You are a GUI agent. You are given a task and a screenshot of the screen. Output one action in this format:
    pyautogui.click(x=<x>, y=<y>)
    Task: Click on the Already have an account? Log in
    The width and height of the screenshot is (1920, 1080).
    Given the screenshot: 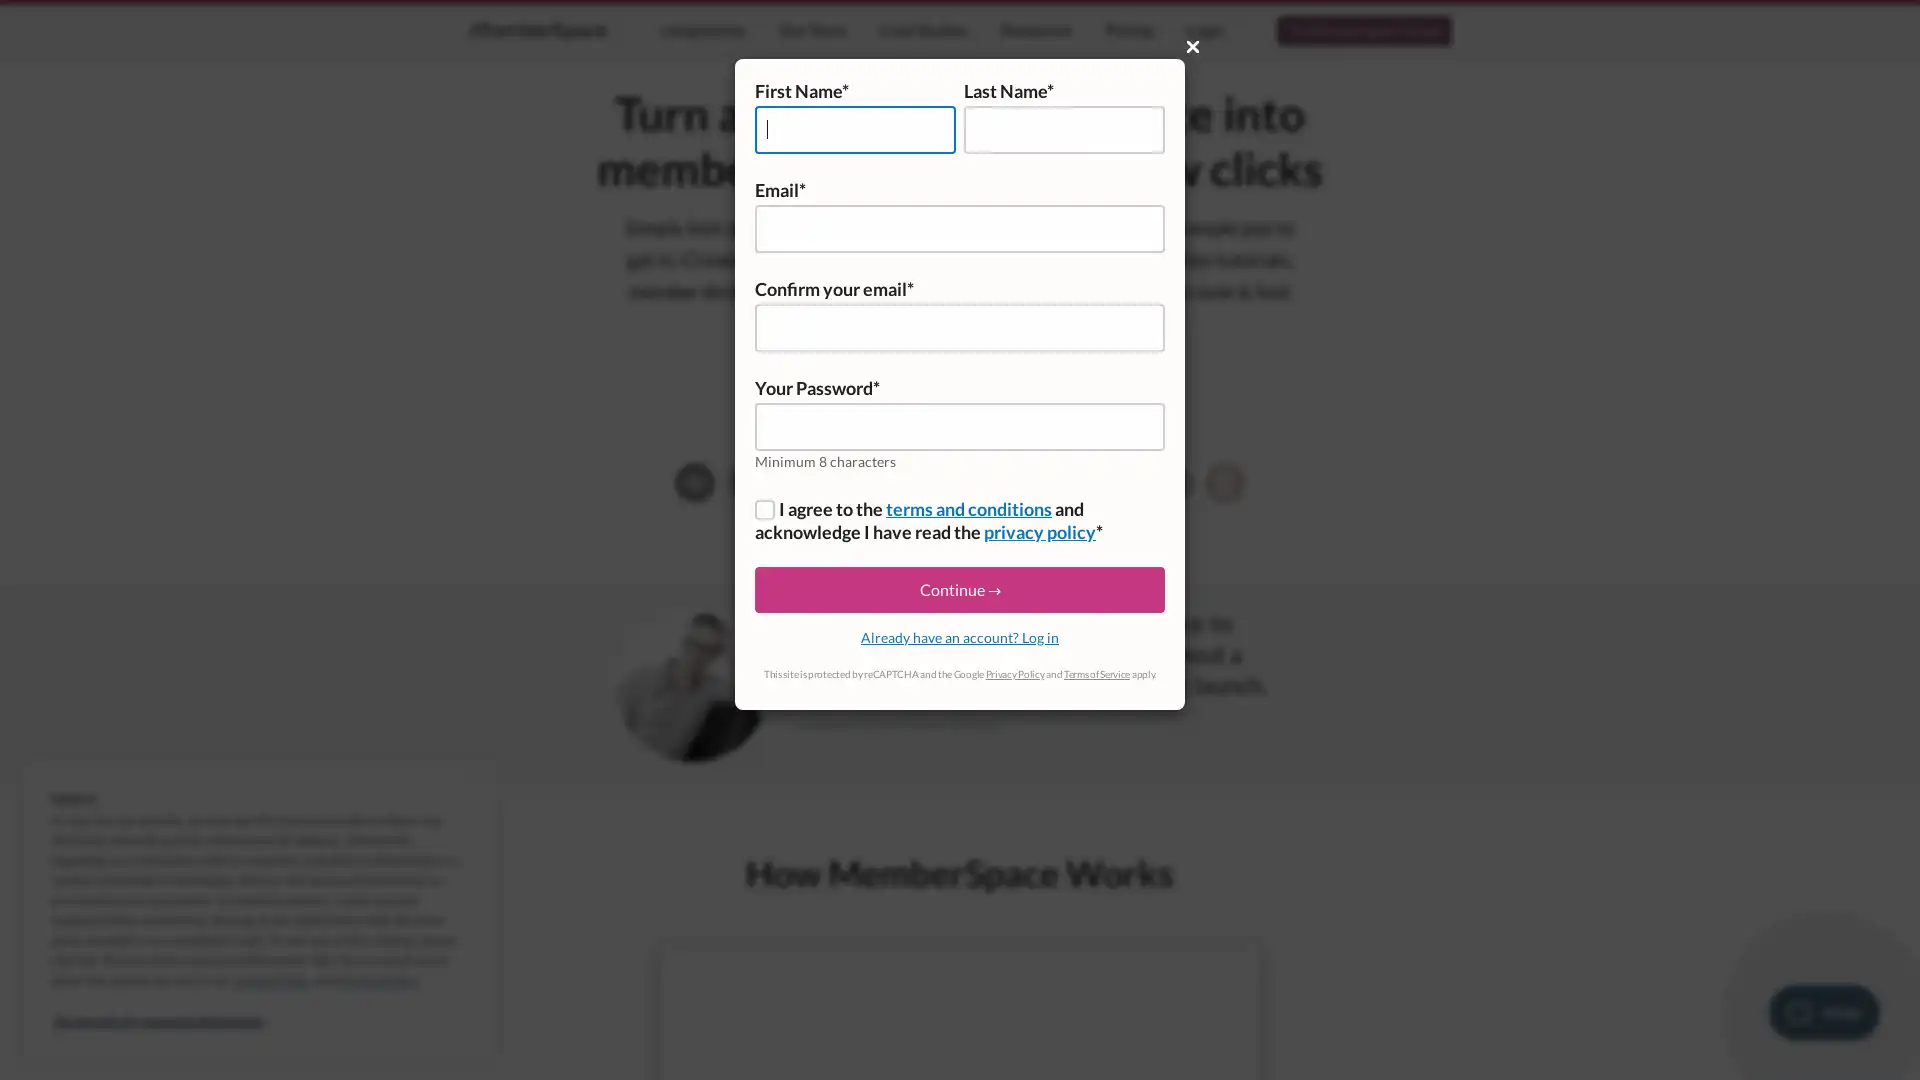 What is the action you would take?
    pyautogui.click(x=960, y=637)
    